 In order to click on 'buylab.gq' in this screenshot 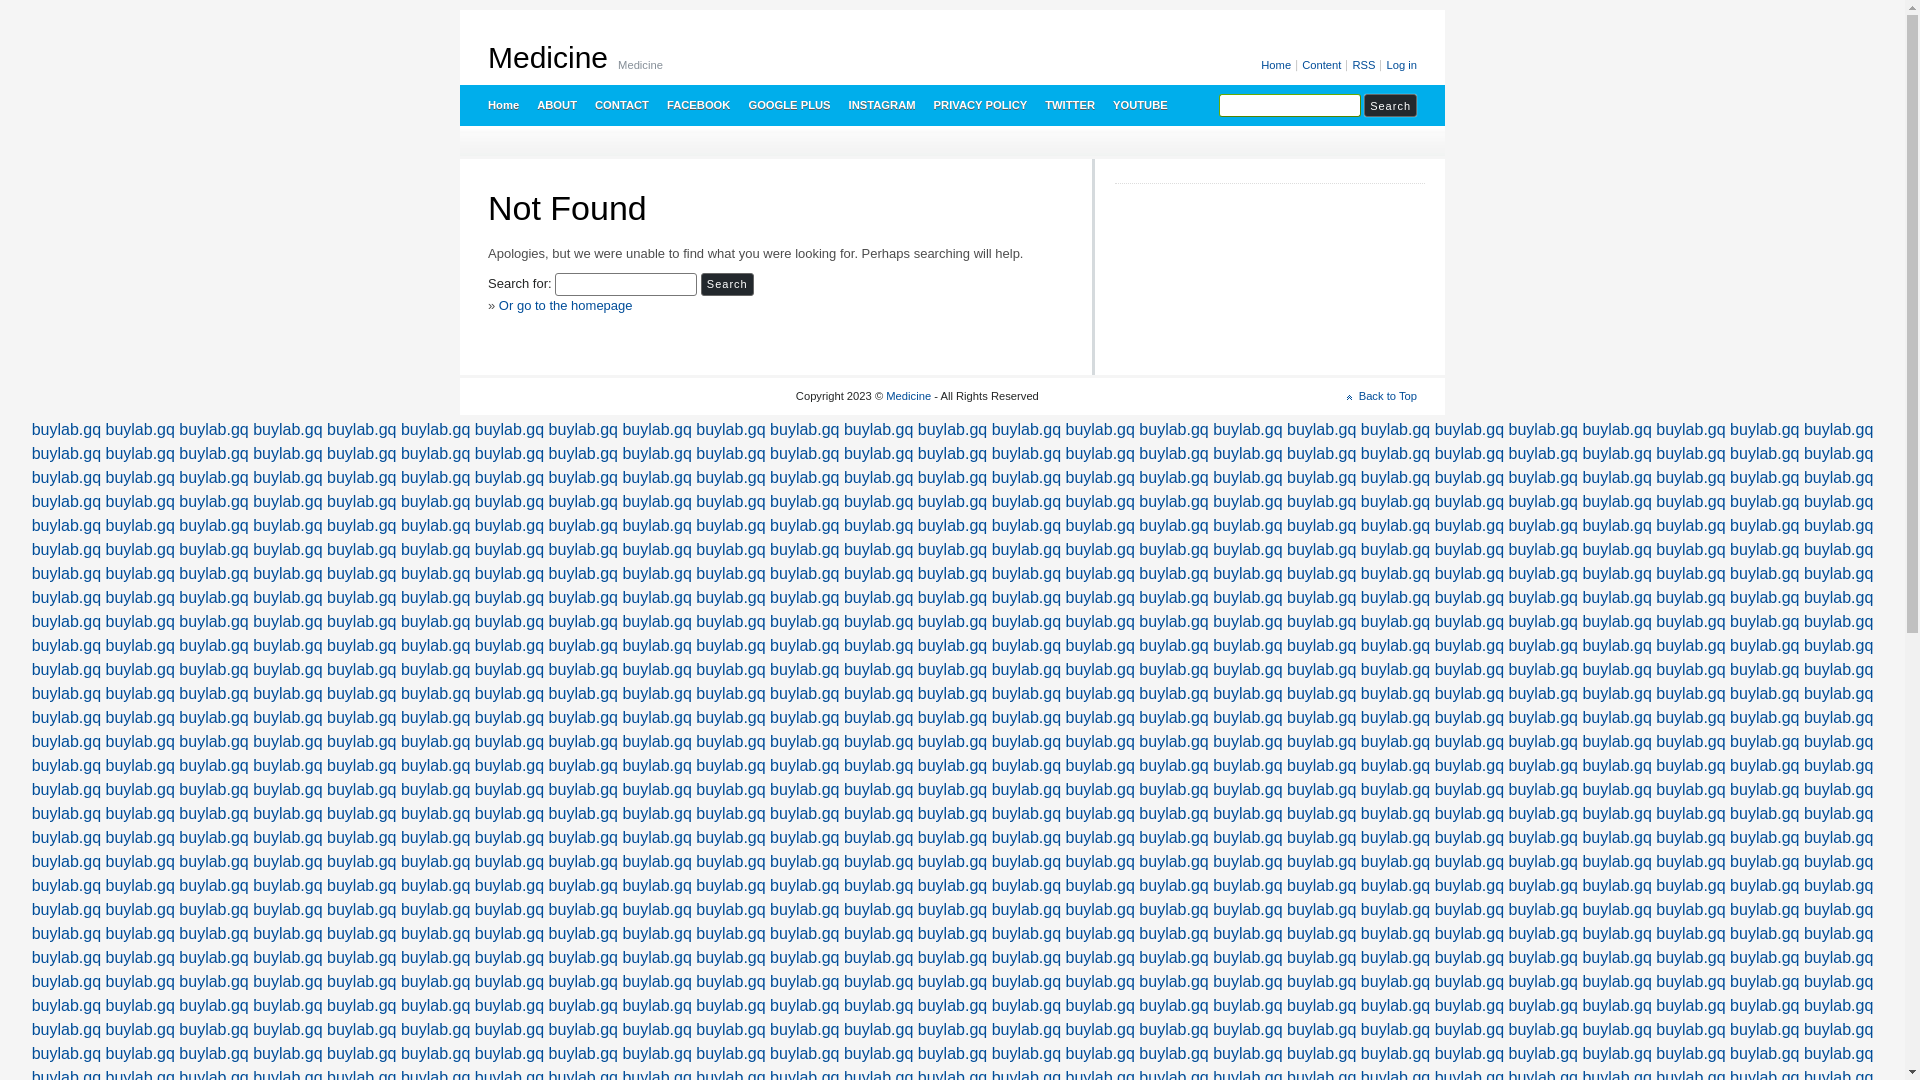, I will do `click(104, 765)`.